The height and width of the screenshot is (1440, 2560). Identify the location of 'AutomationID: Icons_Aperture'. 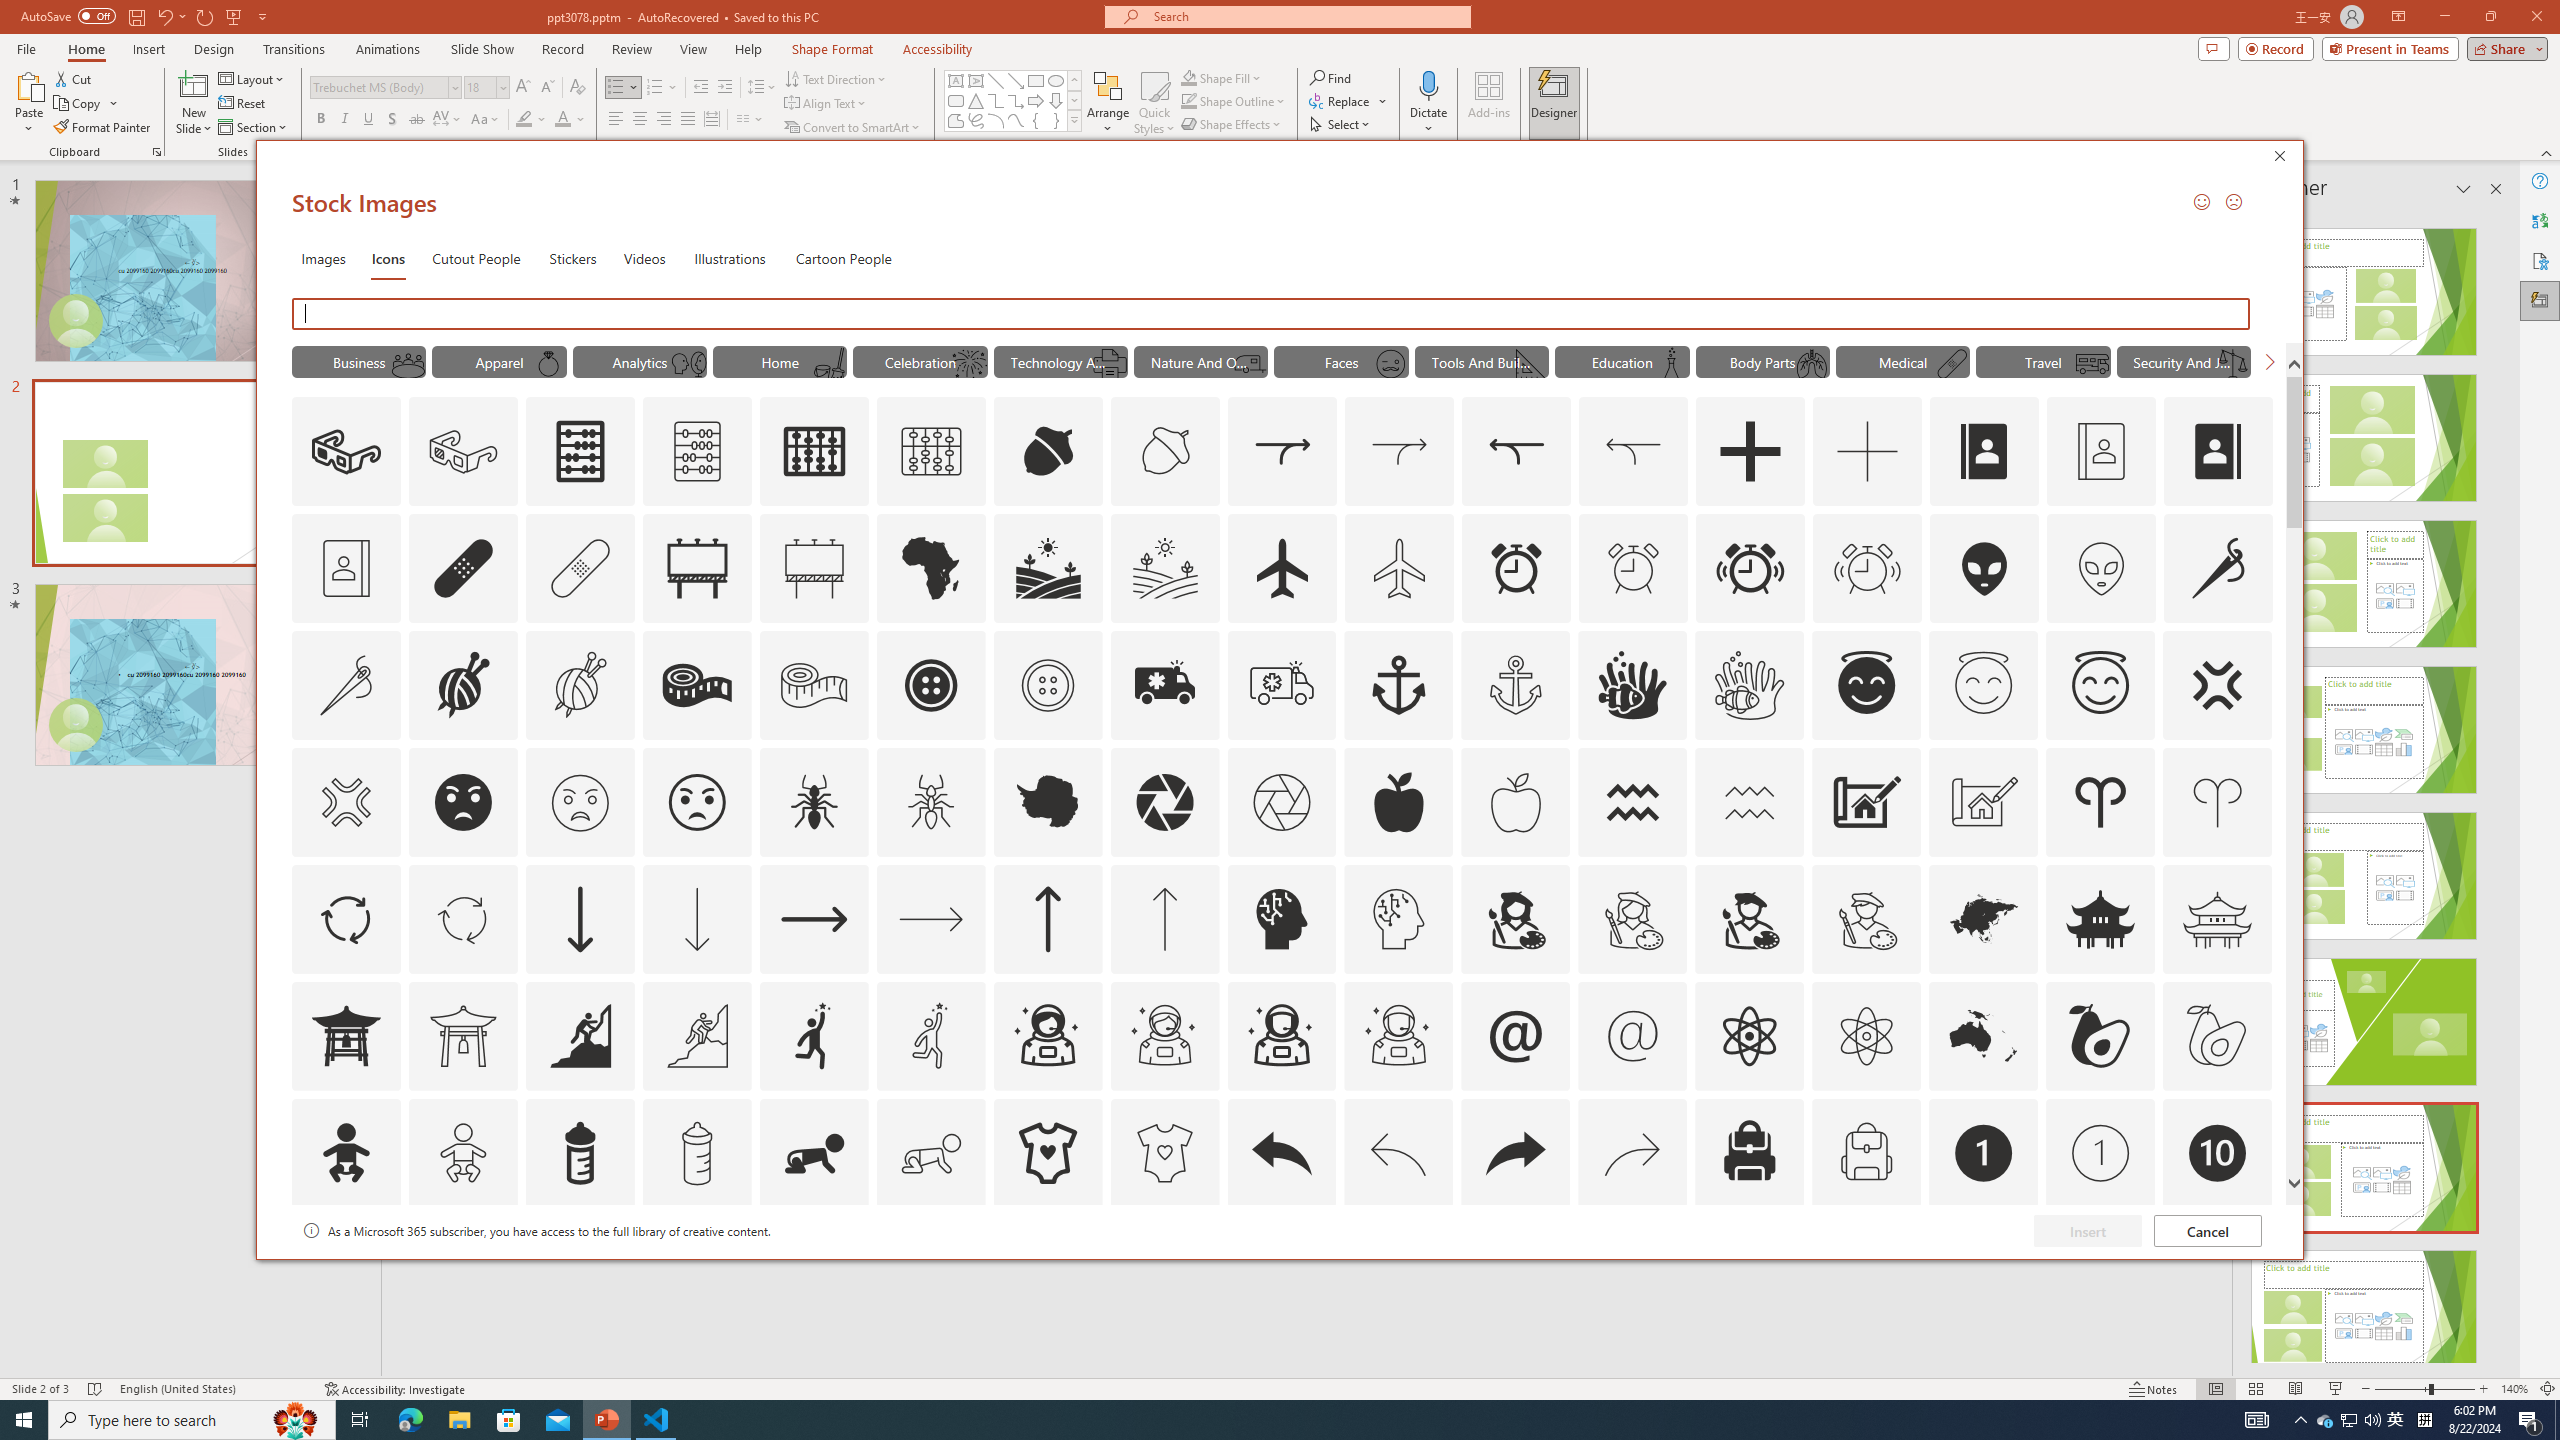
(1163, 801).